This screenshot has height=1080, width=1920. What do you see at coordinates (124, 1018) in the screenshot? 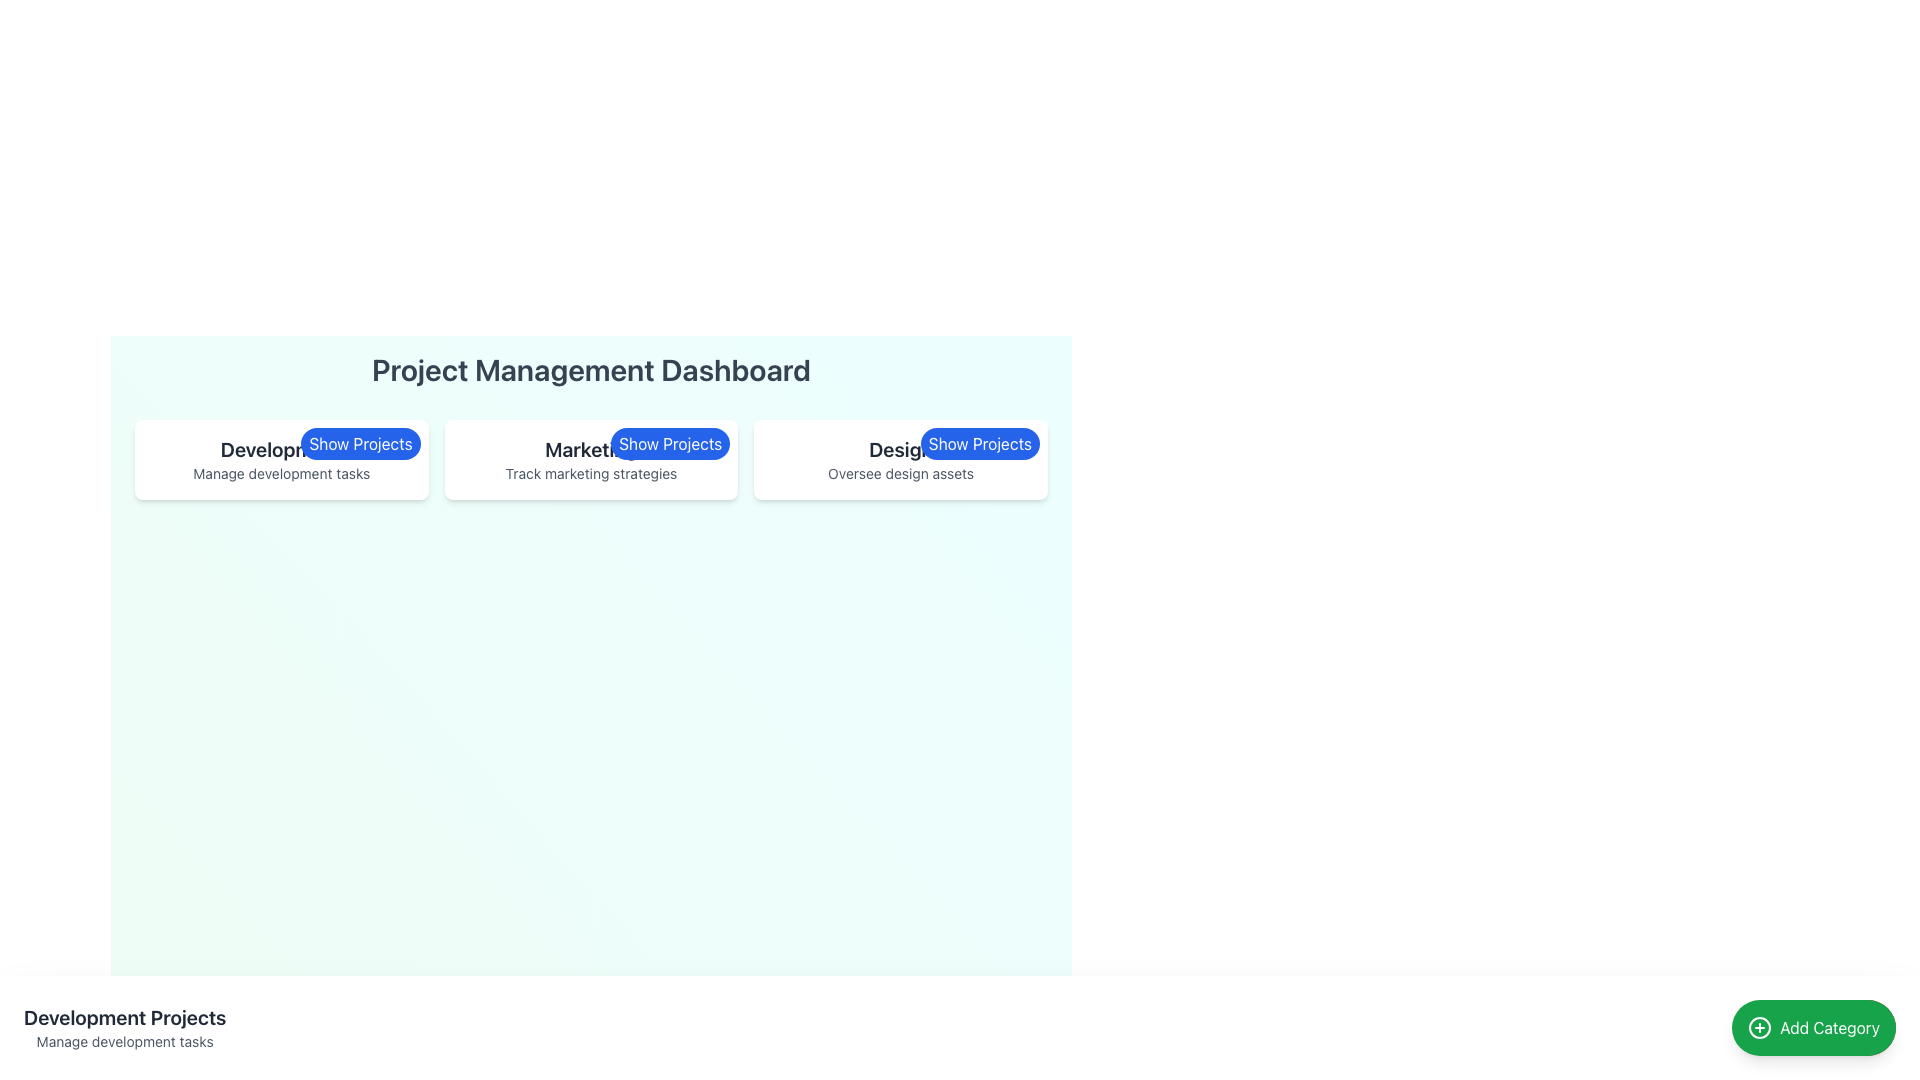
I see `the text label displaying 'Development Projects', which is a bold, large, dark gray title located in the leftmost card of the Project Management Dashboard` at bounding box center [124, 1018].